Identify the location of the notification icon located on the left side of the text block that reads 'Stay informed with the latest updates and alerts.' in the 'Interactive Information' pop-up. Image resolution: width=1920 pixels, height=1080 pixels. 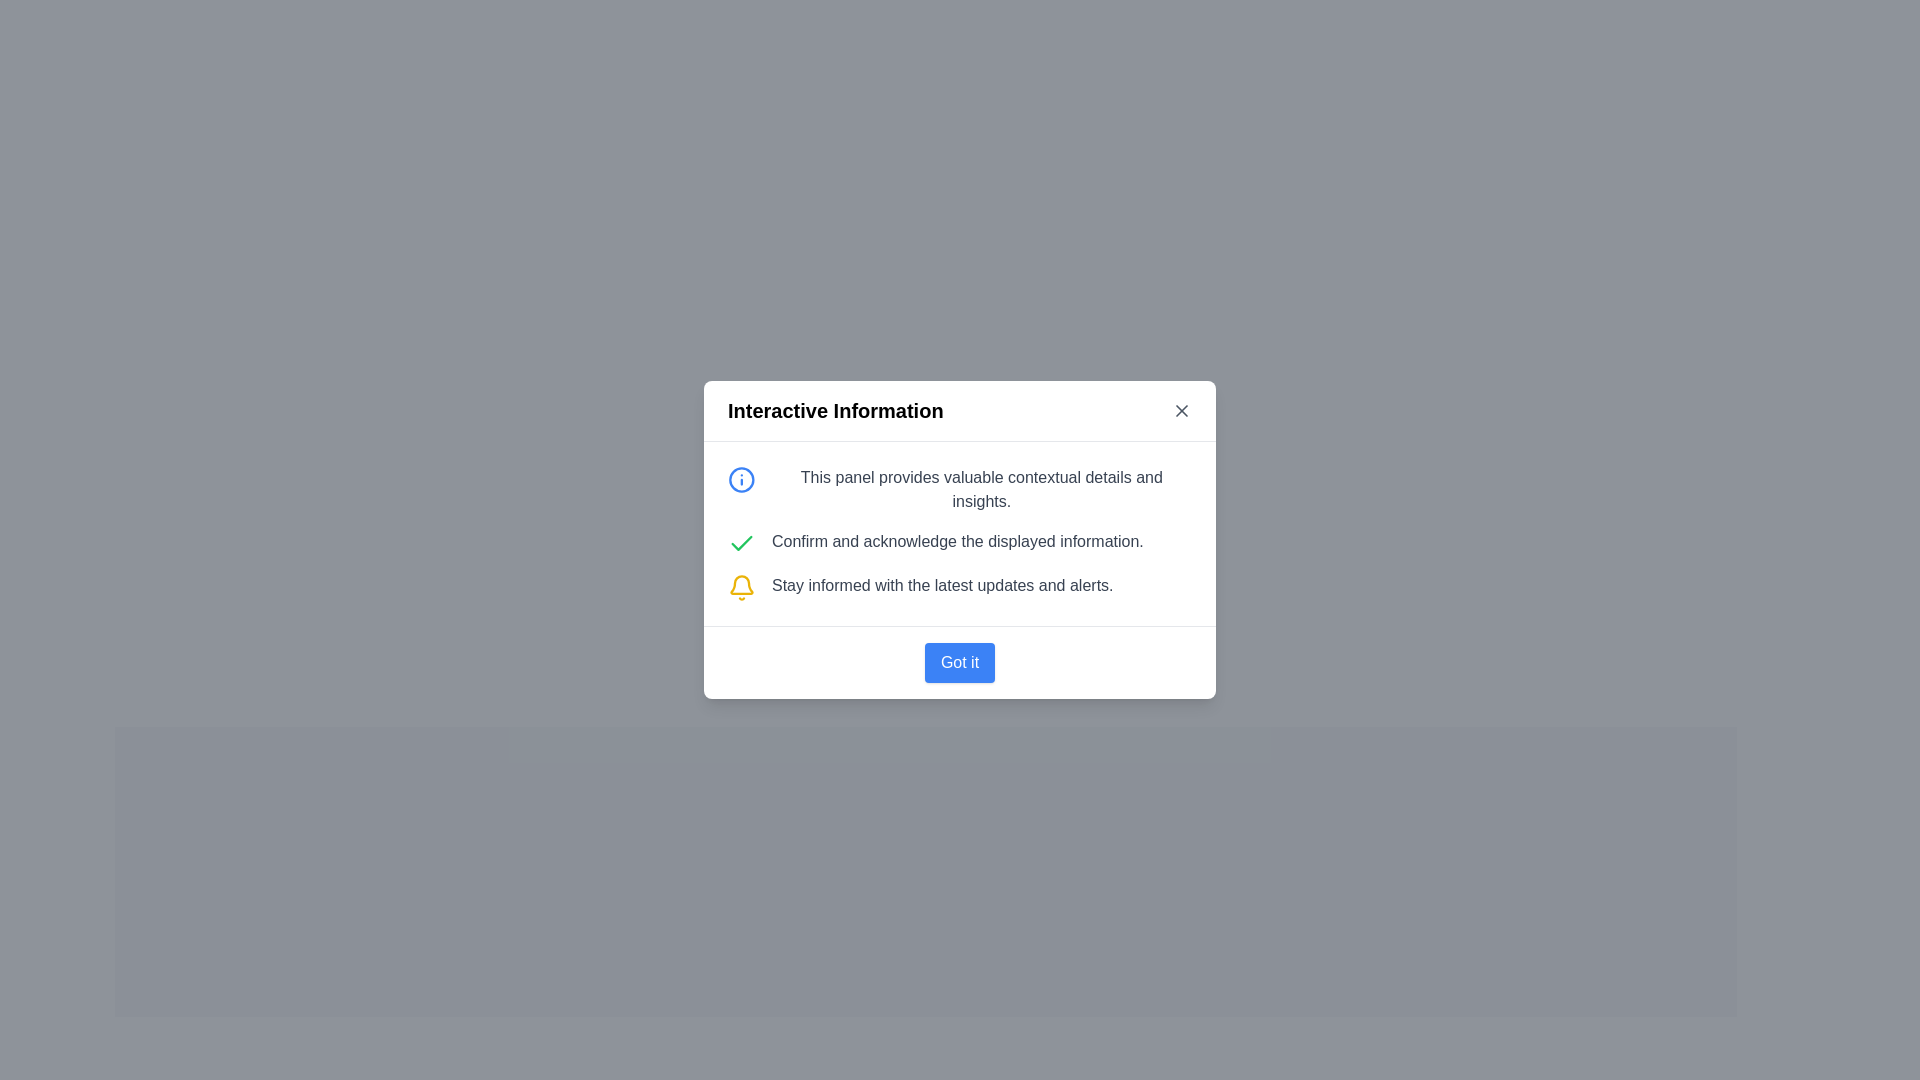
(741, 586).